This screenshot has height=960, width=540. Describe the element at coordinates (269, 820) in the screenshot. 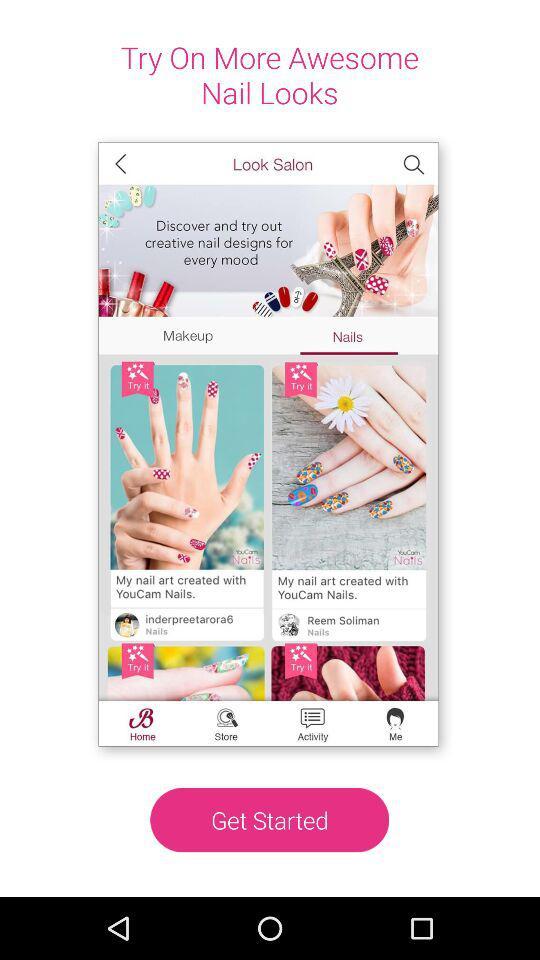

I see `get started` at that location.